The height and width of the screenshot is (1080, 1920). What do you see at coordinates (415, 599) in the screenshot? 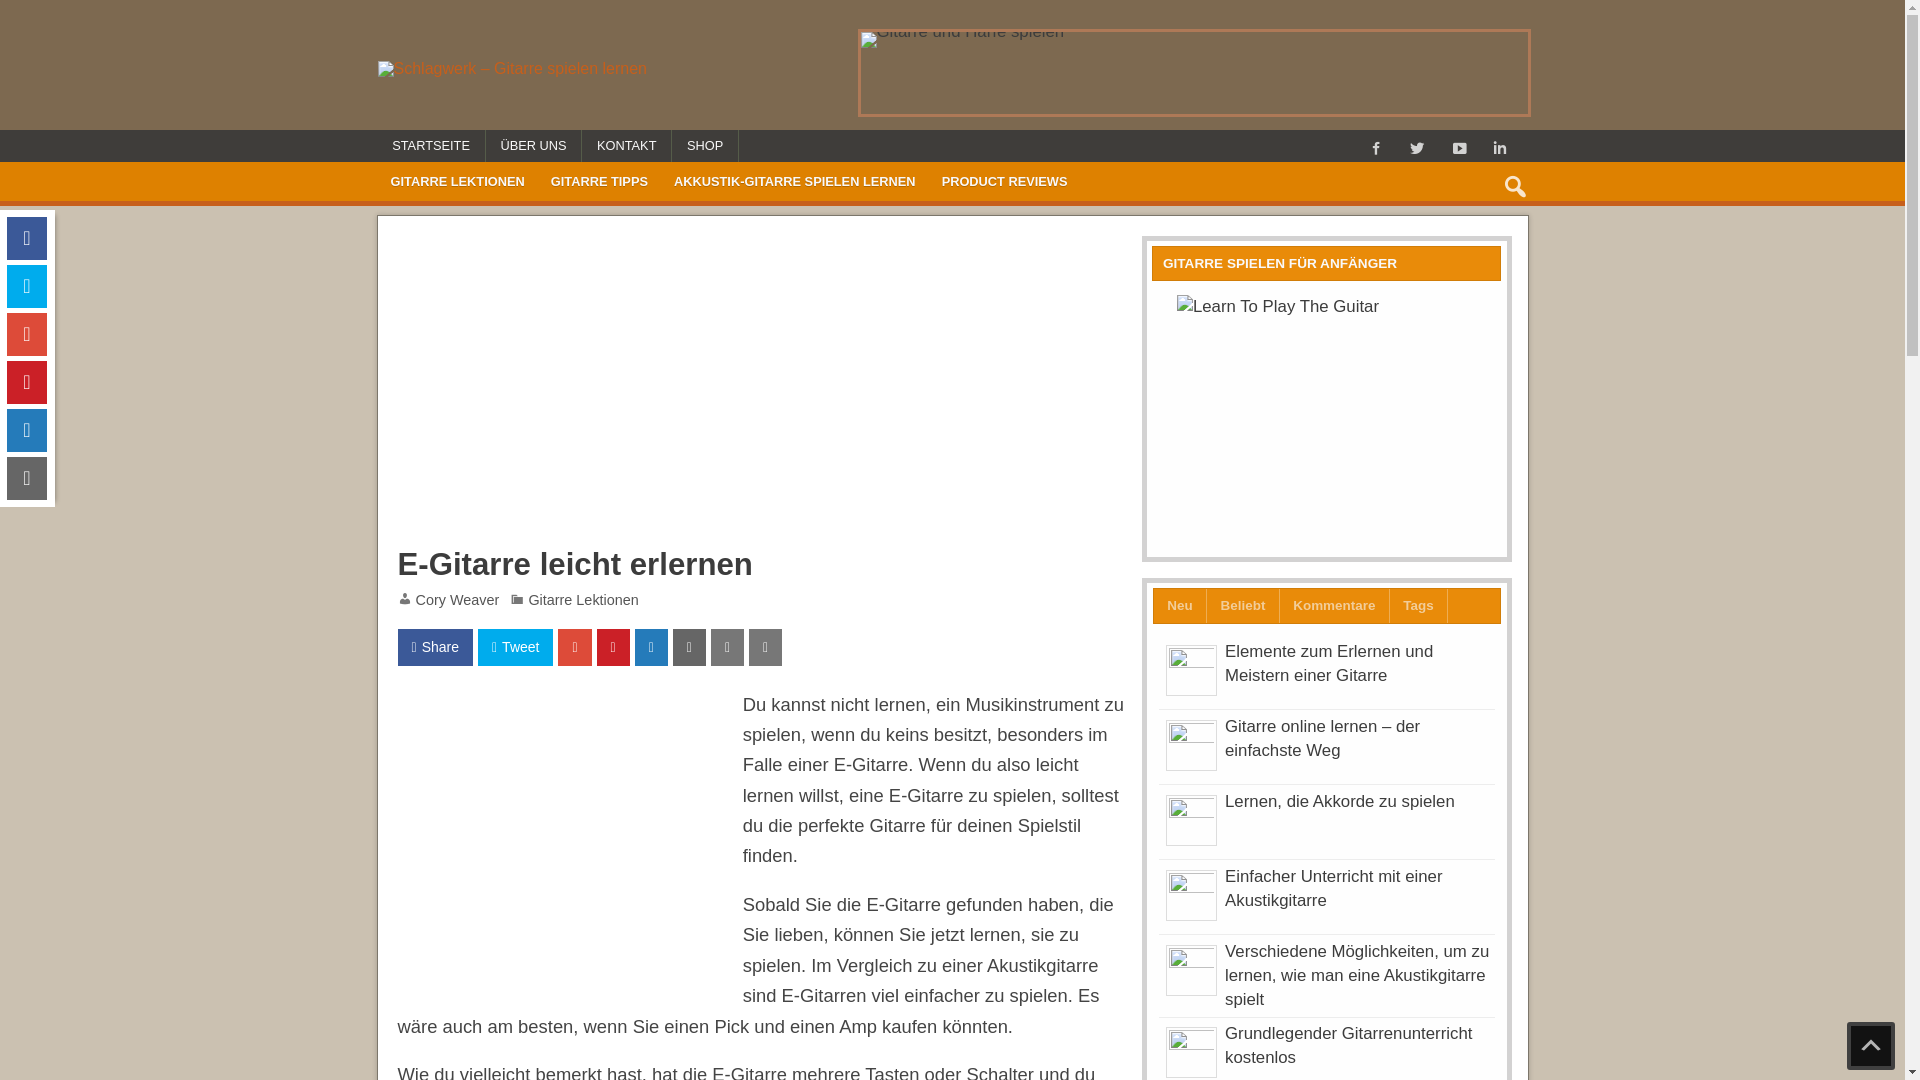
I see `'Cory Weaver'` at bounding box center [415, 599].